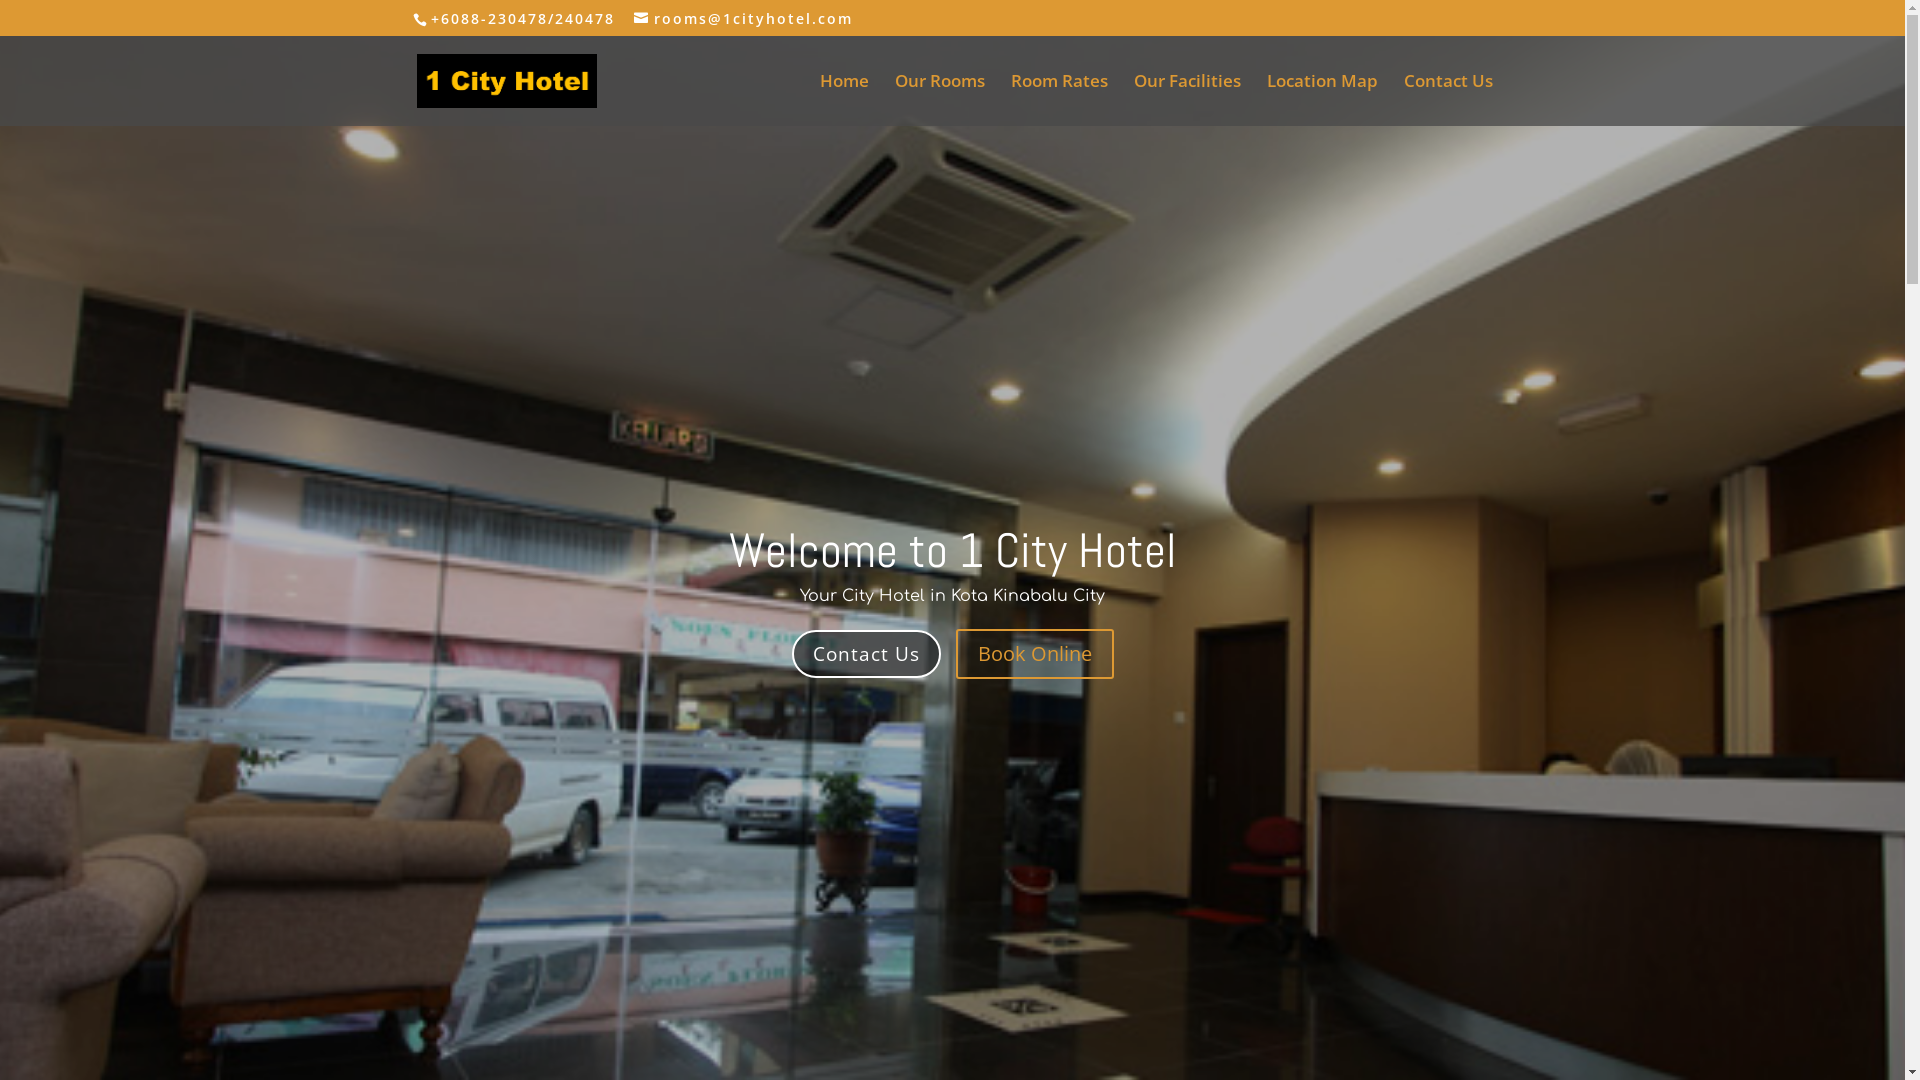 The height and width of the screenshot is (1080, 1920). I want to click on 'Book Online', so click(1035, 654).